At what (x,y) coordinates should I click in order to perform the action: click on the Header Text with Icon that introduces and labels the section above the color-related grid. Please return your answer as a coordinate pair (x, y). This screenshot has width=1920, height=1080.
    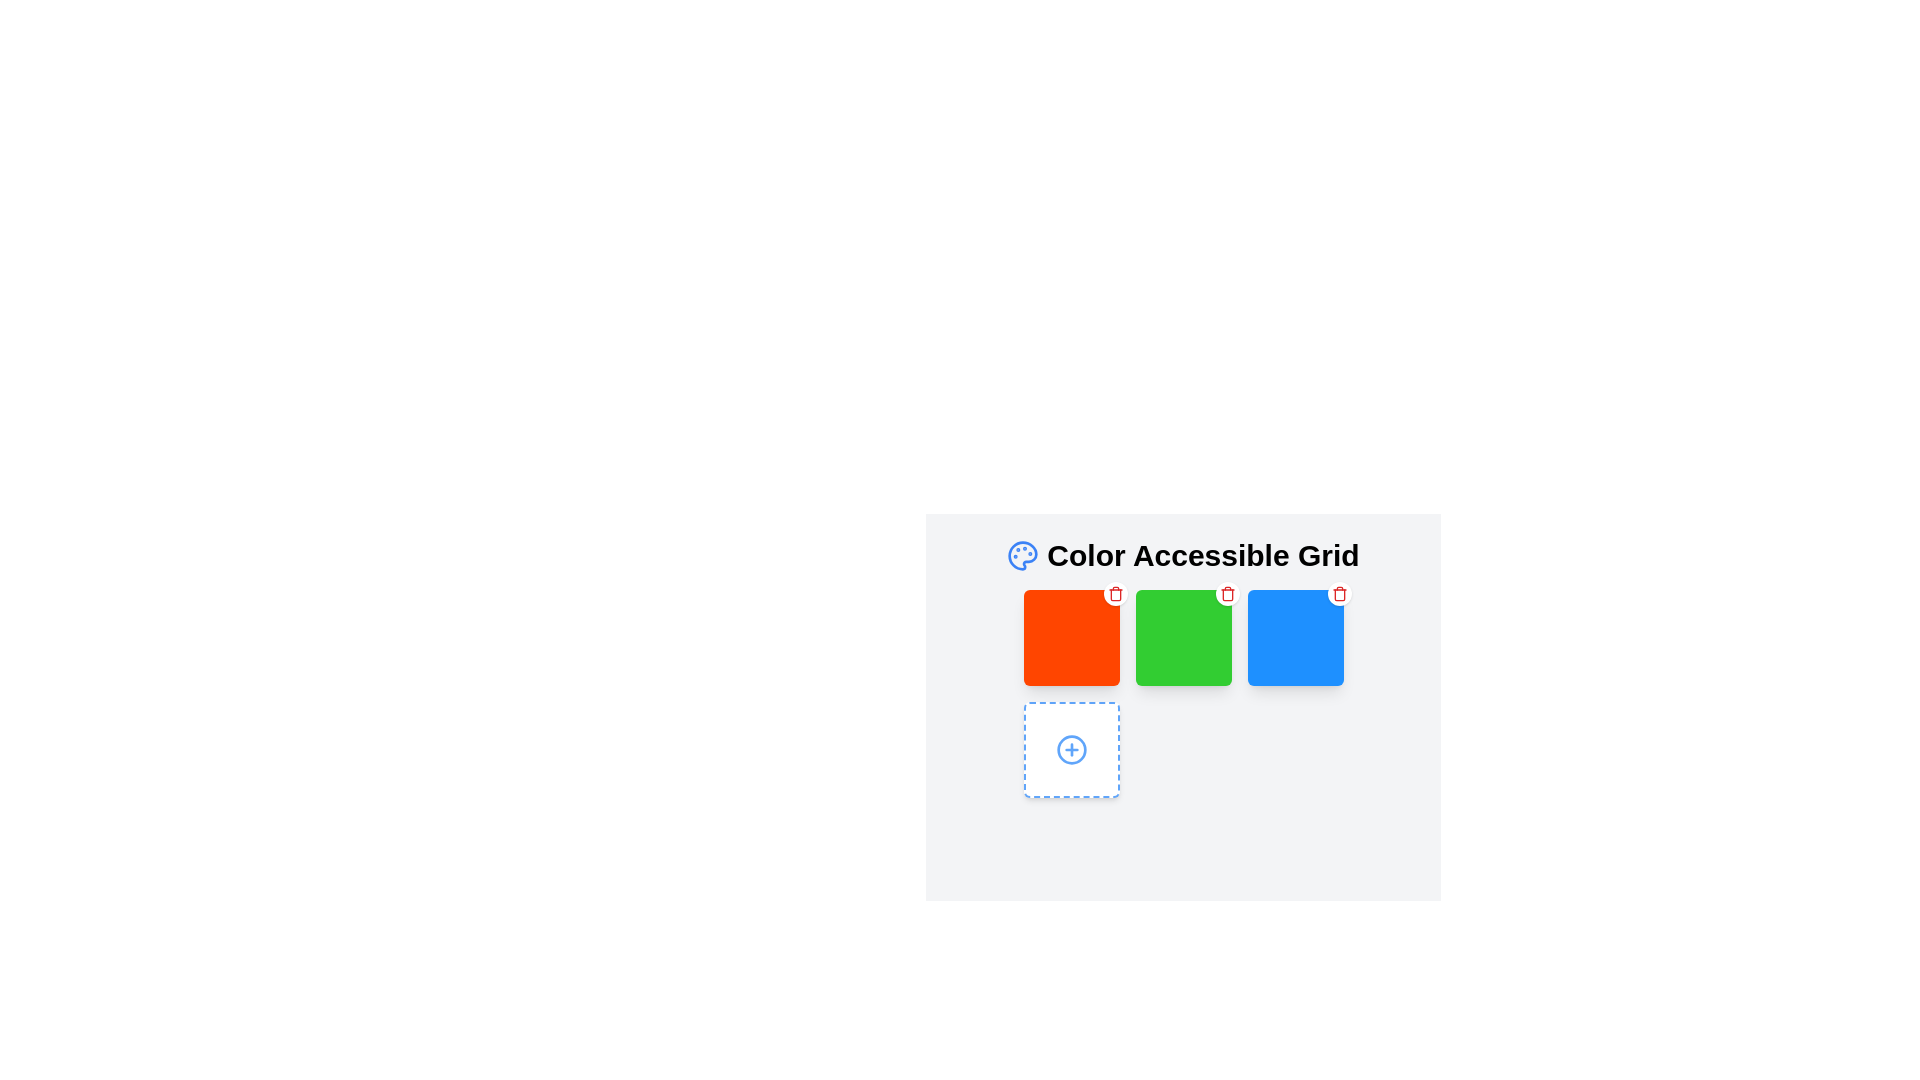
    Looking at the image, I should click on (1183, 555).